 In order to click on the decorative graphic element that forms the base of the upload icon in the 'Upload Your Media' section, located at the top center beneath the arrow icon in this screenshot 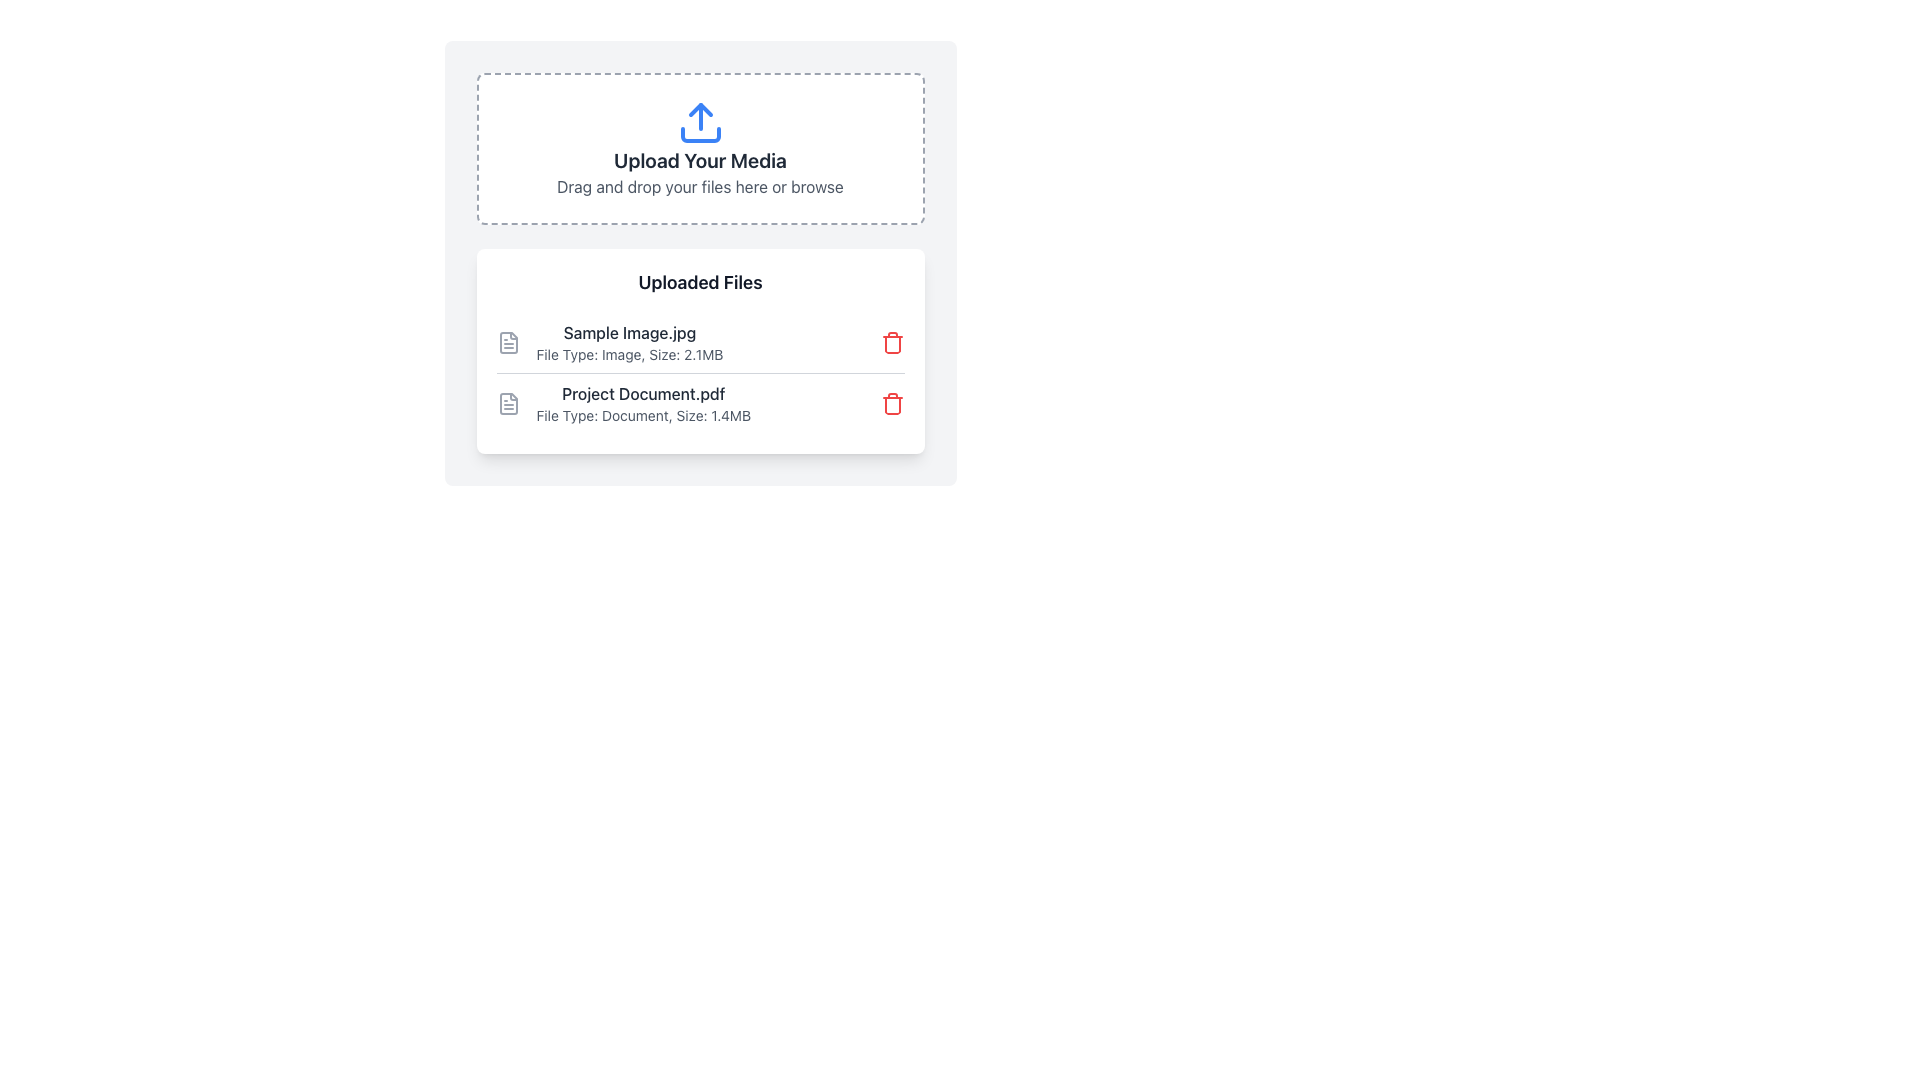, I will do `click(700, 135)`.